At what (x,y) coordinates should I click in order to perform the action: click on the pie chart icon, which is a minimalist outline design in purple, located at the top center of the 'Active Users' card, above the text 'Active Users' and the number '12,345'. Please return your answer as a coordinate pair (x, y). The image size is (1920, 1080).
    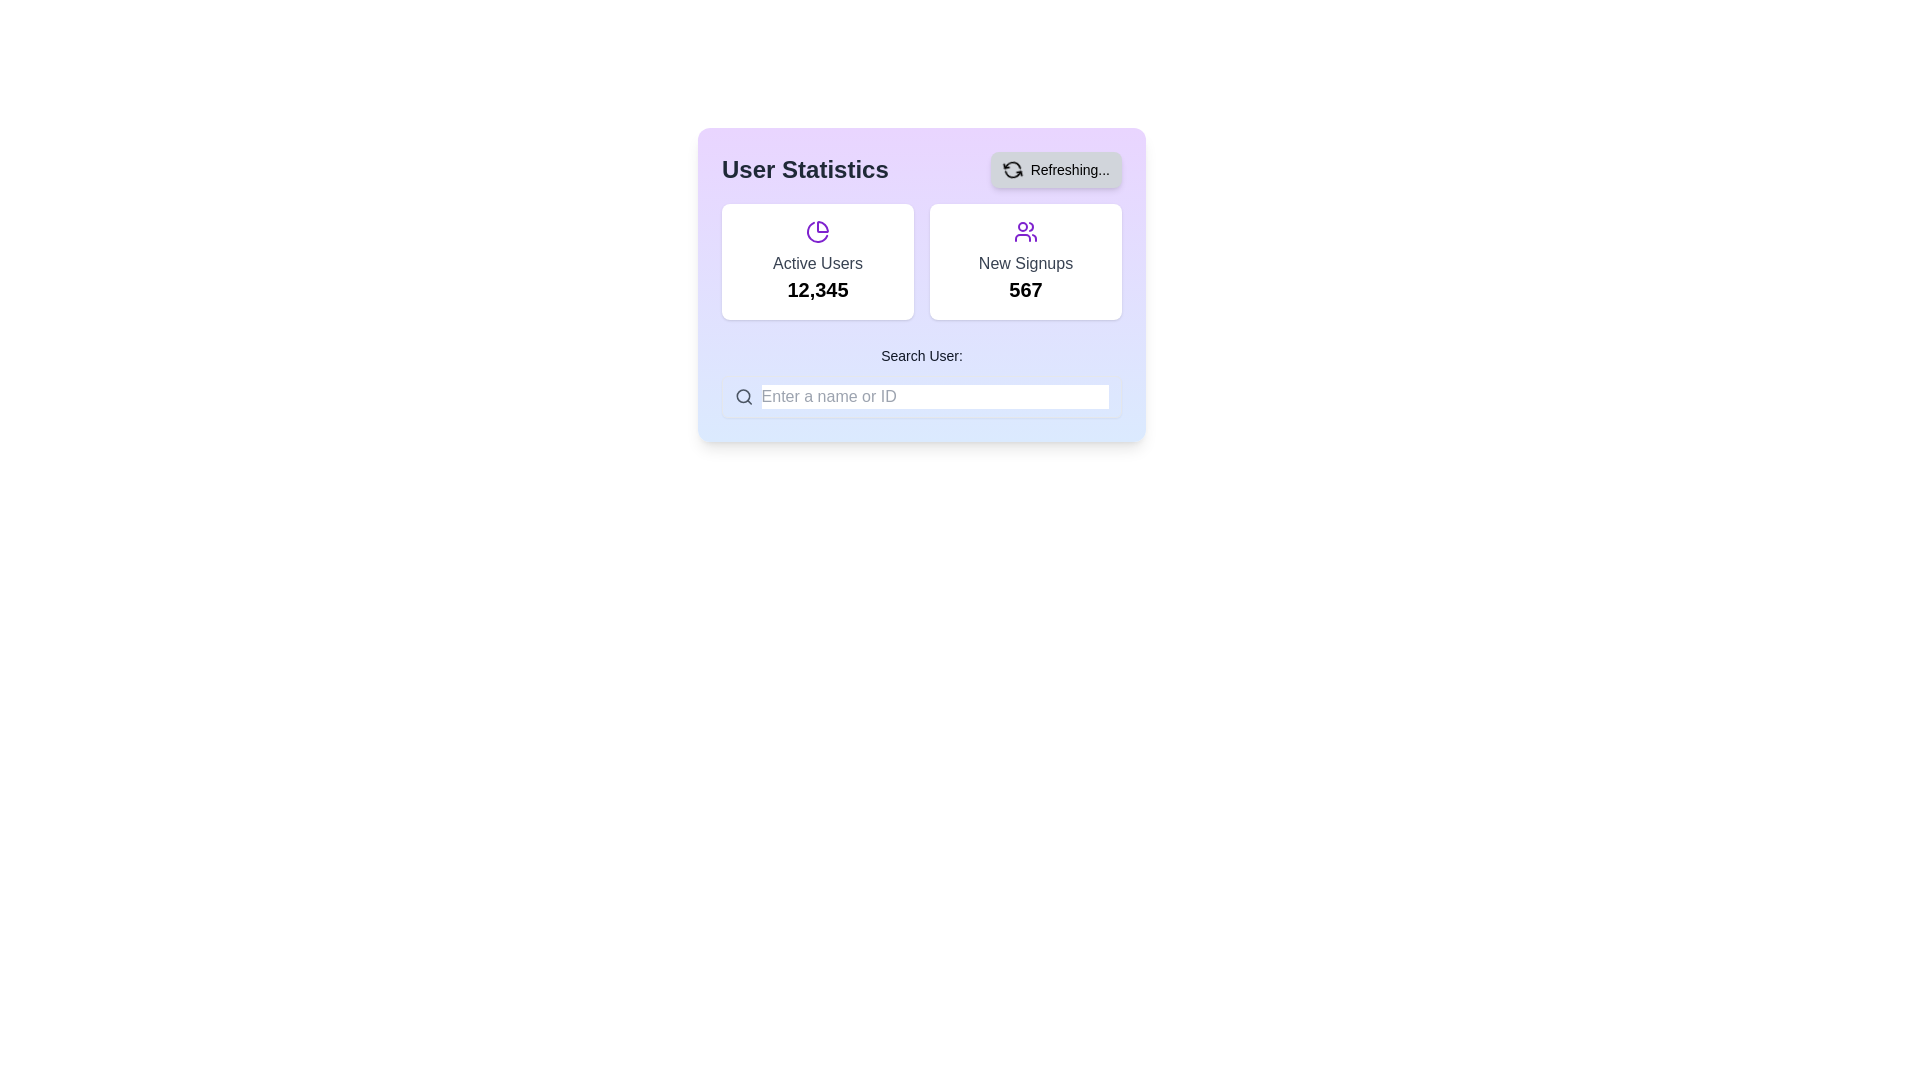
    Looking at the image, I should click on (817, 230).